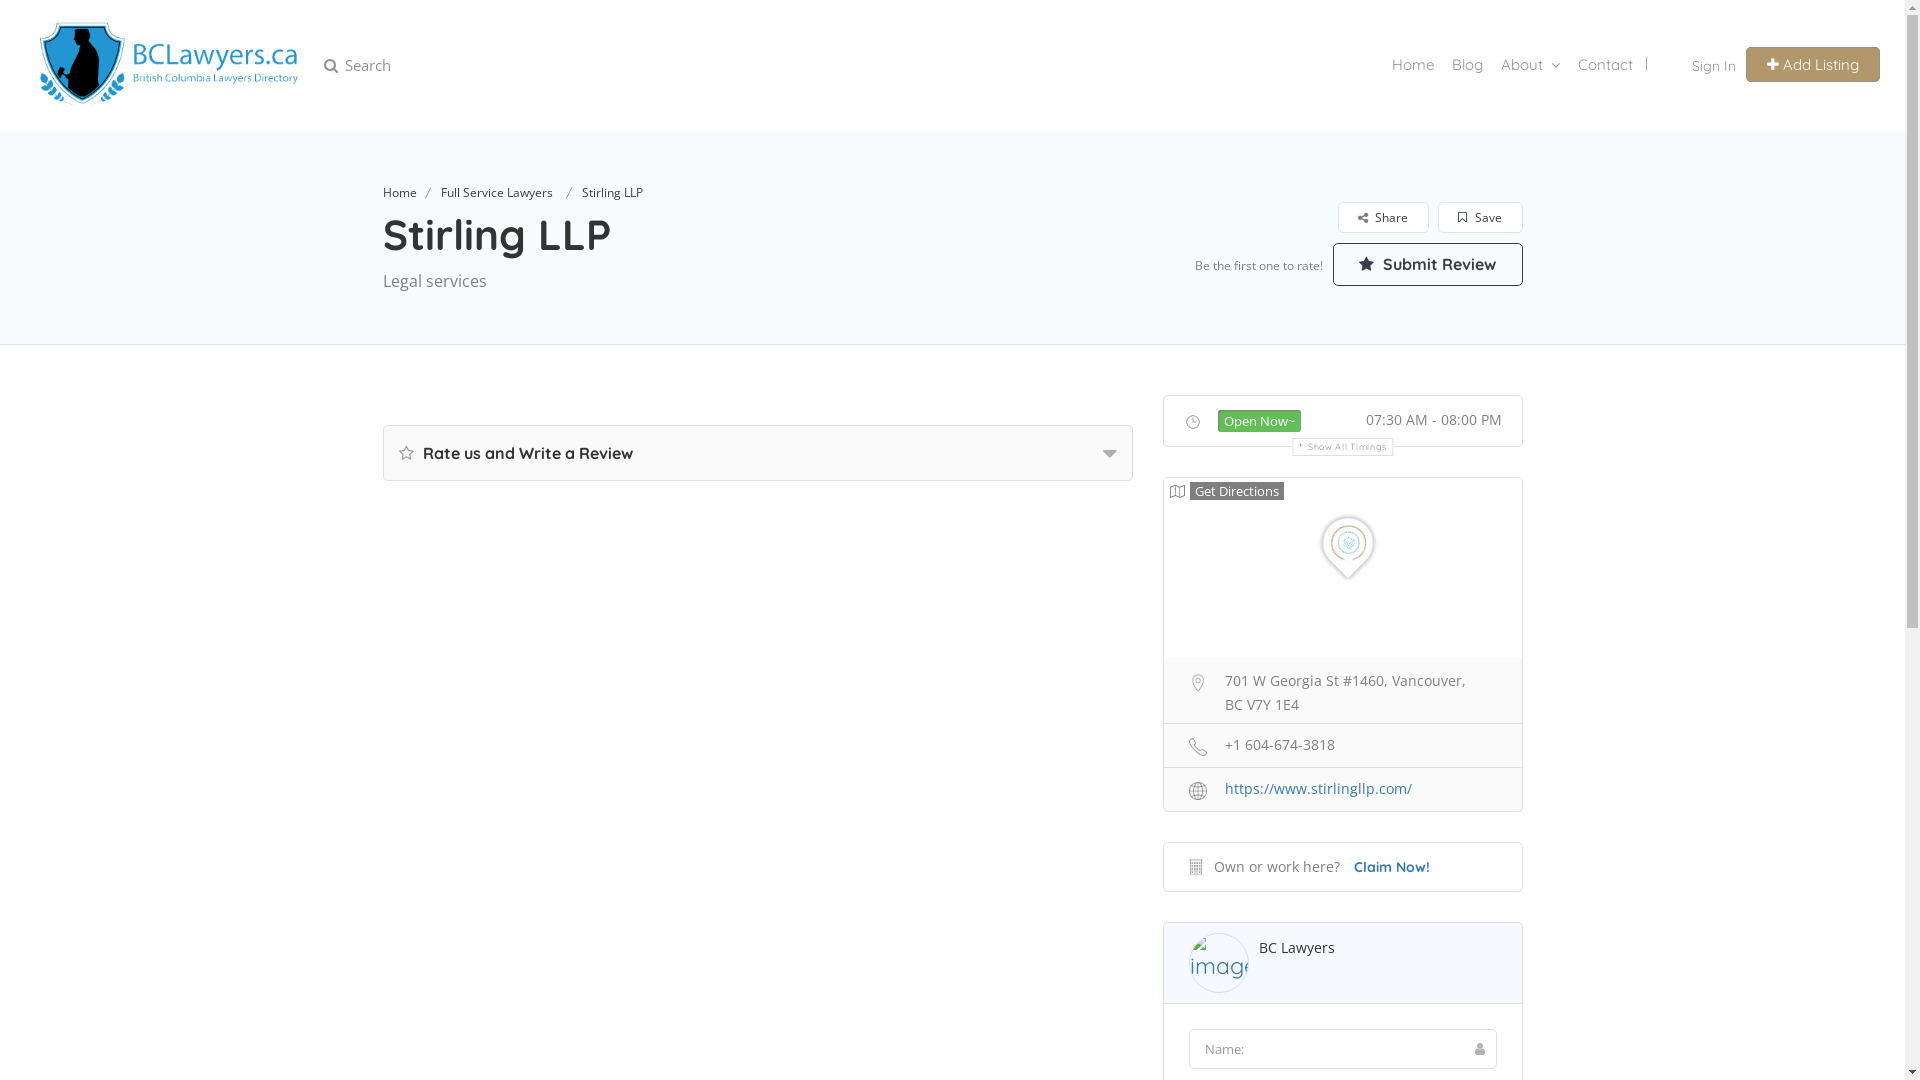  I want to click on 'Get Directions', so click(1160, 490).